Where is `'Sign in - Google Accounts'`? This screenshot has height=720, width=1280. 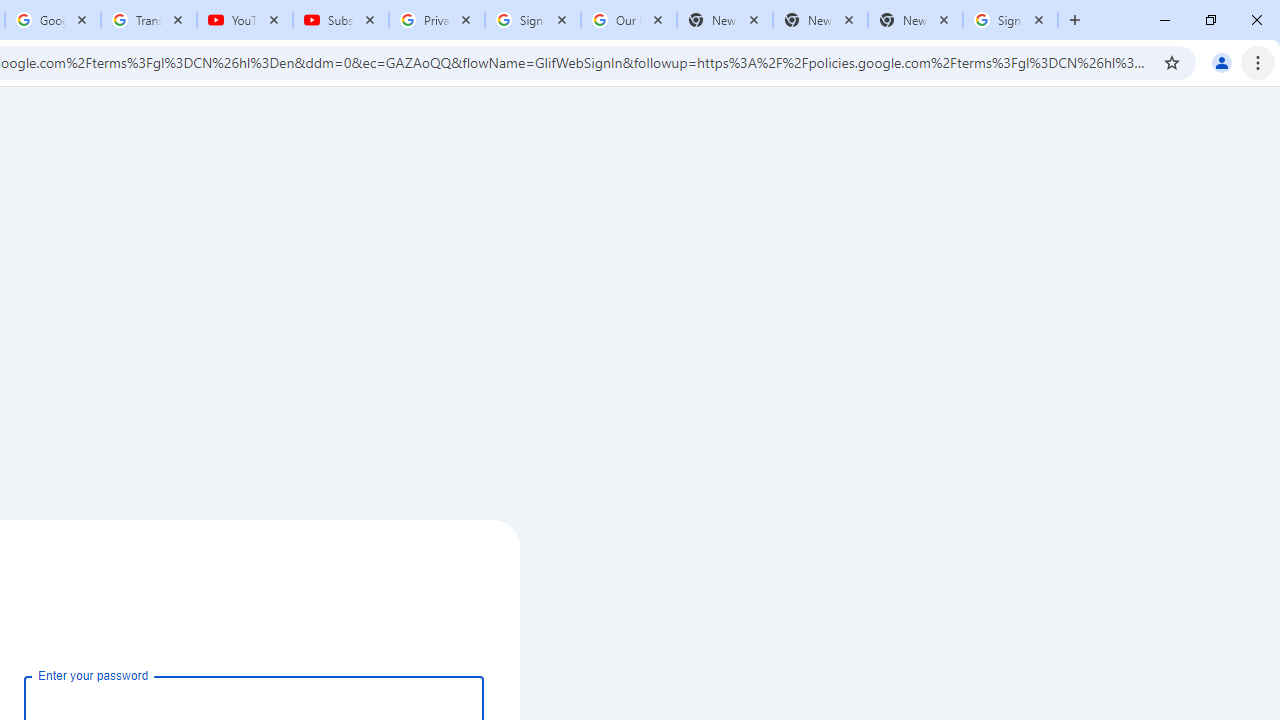
'Sign in - Google Accounts' is located at coordinates (1010, 20).